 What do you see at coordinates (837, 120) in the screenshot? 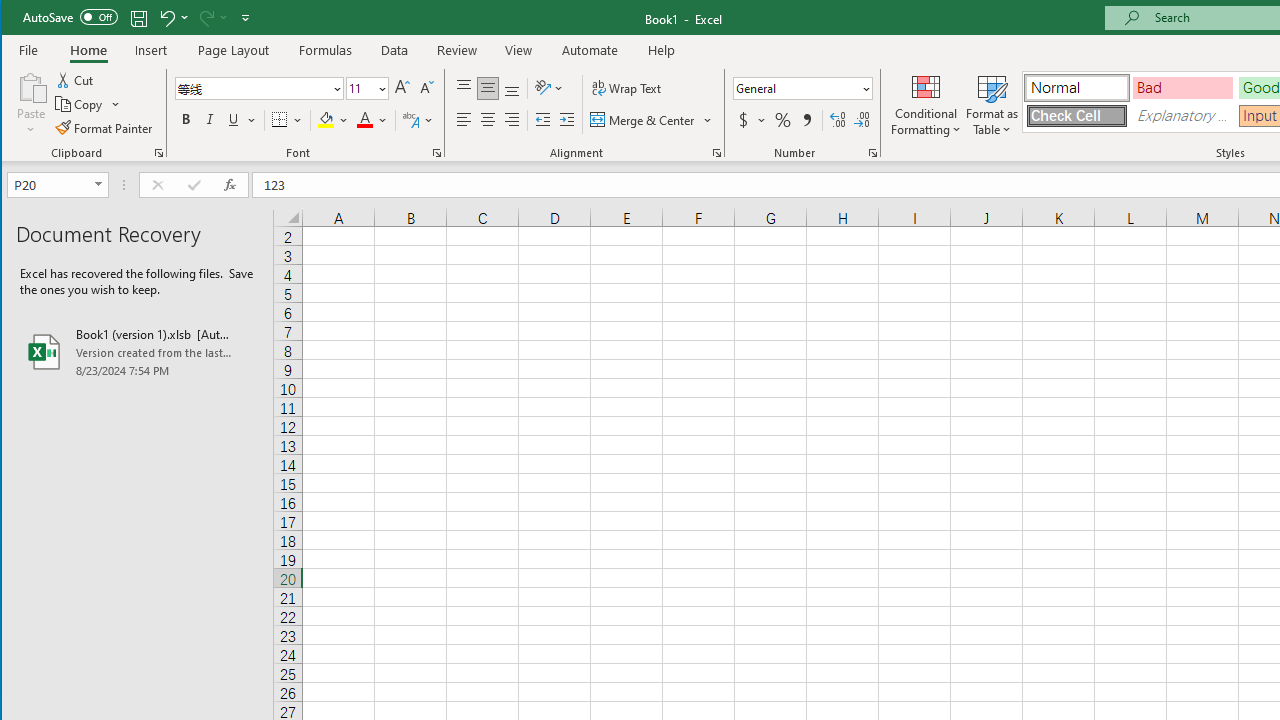
I see `'Increase Decimal'` at bounding box center [837, 120].